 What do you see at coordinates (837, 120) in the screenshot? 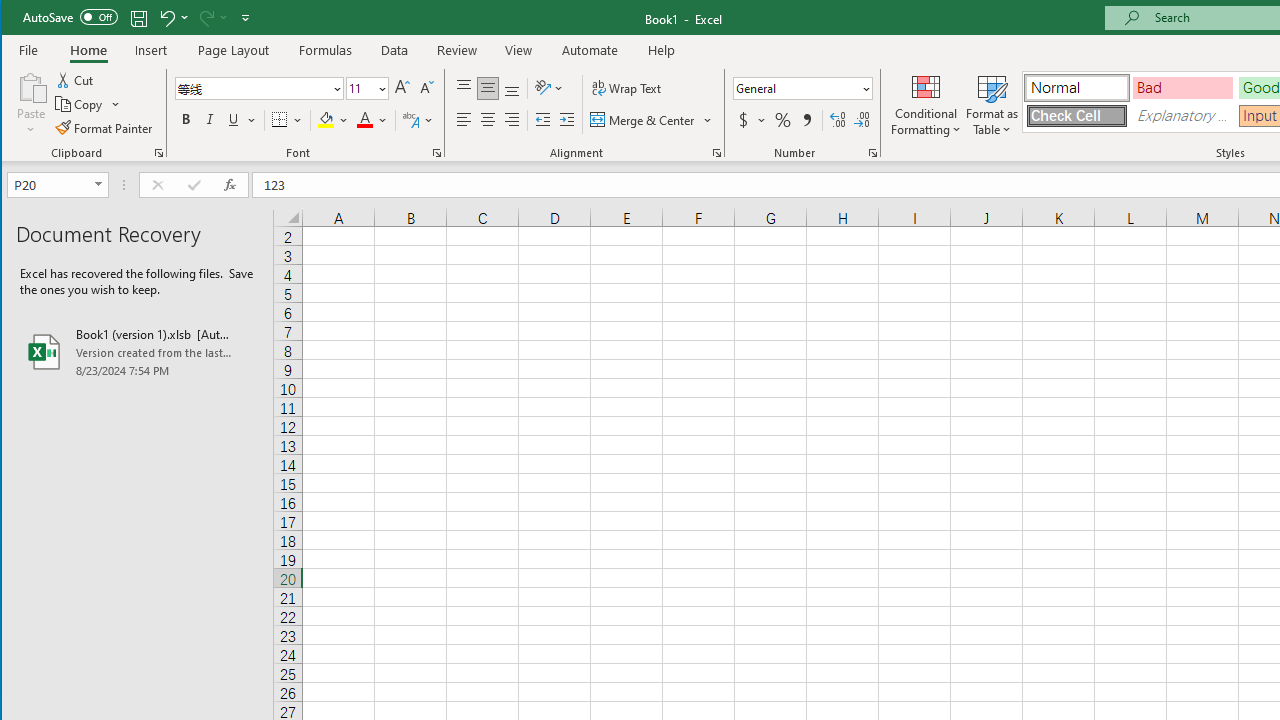
I see `'Increase Decimal'` at bounding box center [837, 120].